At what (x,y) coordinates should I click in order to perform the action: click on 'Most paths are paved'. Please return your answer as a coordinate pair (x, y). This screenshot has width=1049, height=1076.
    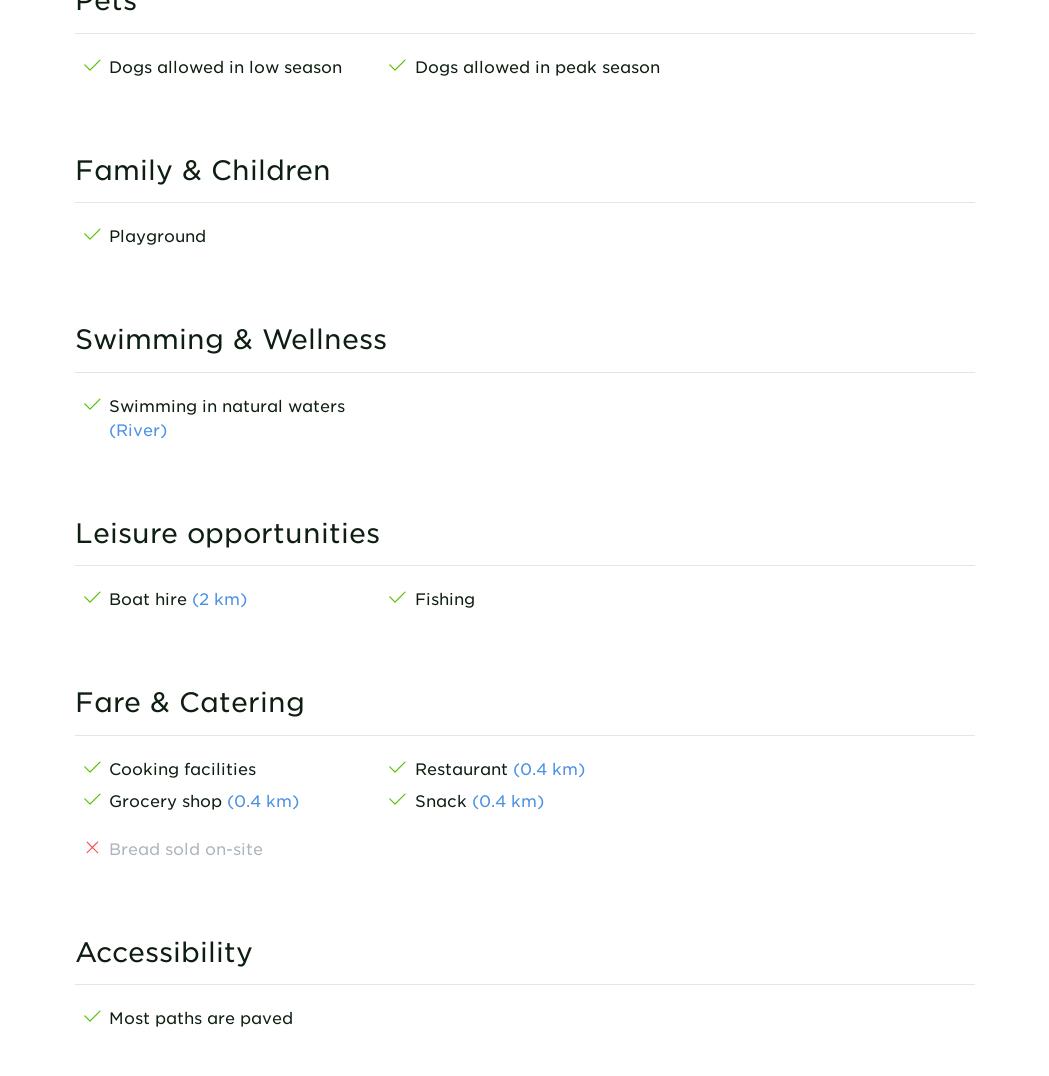
    Looking at the image, I should click on (199, 1016).